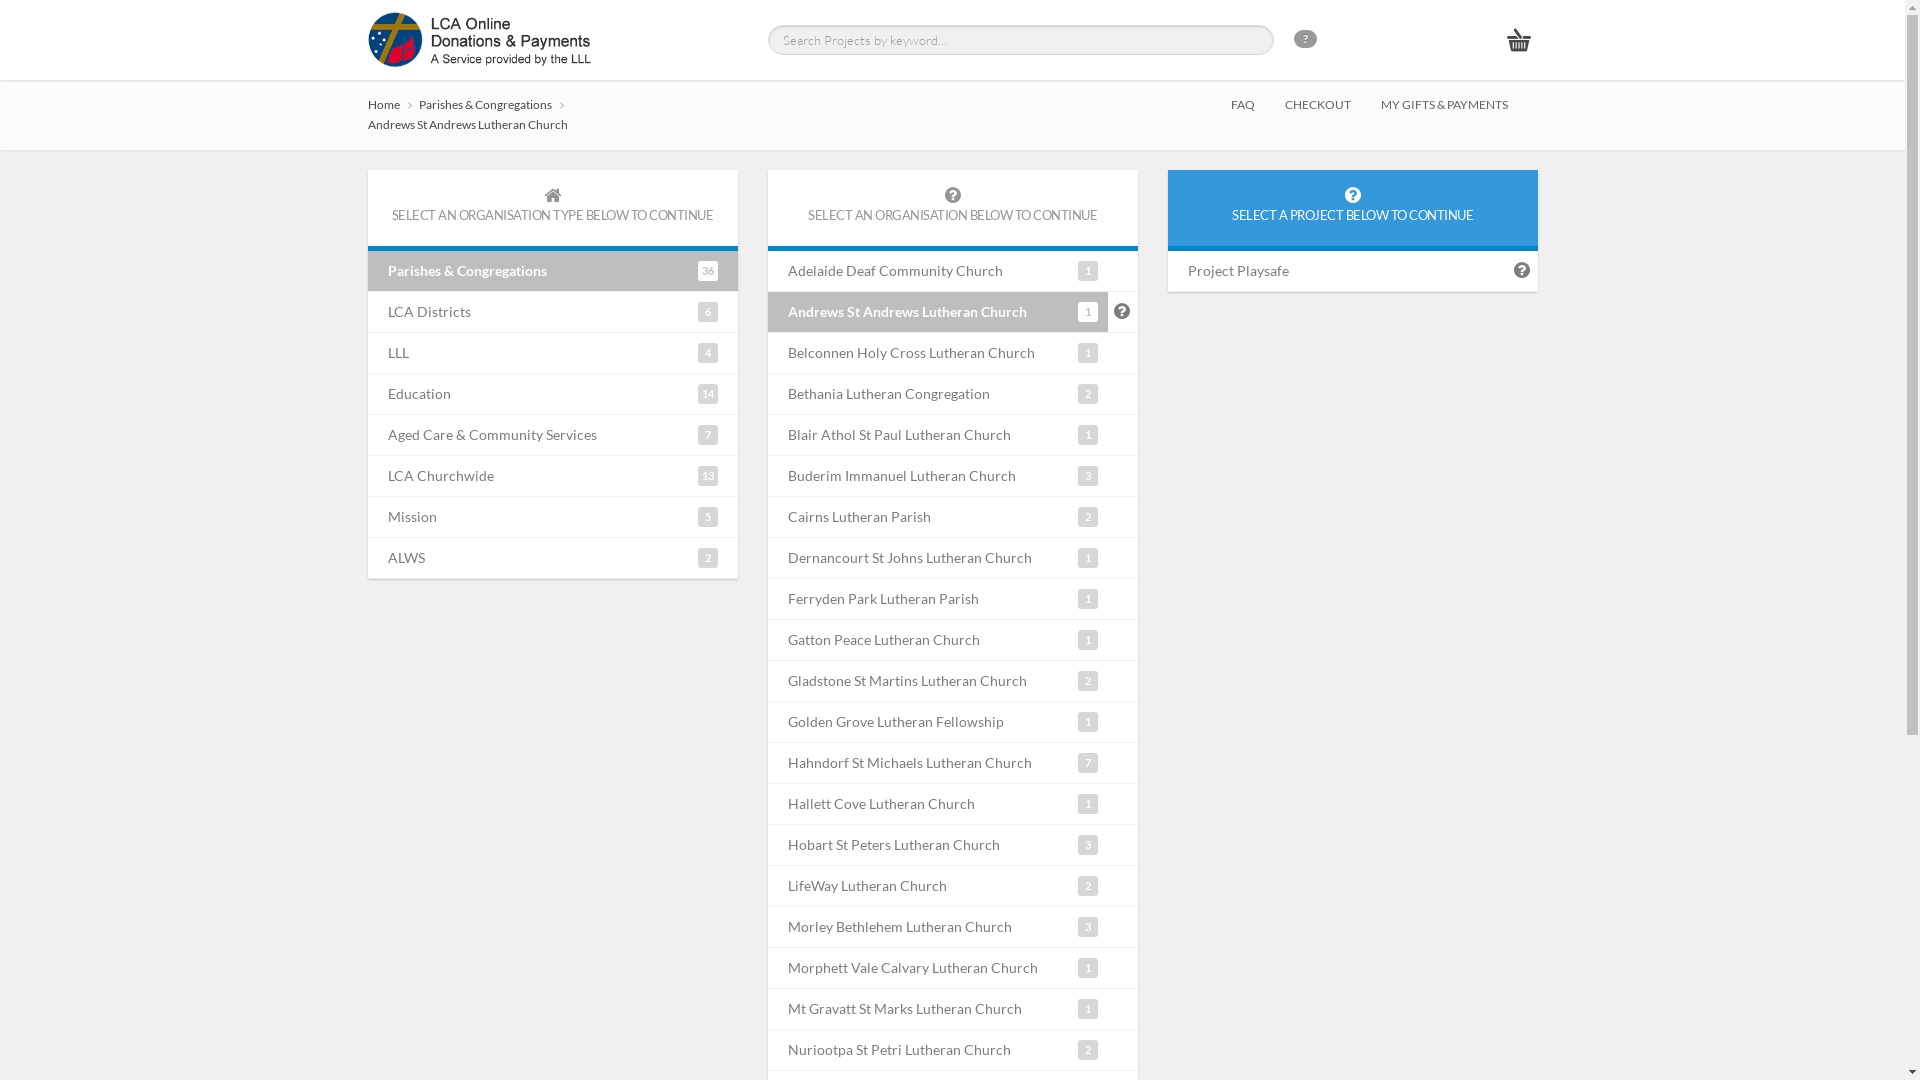 Image resolution: width=1920 pixels, height=1080 pixels. What do you see at coordinates (936, 680) in the screenshot?
I see `'2` at bounding box center [936, 680].